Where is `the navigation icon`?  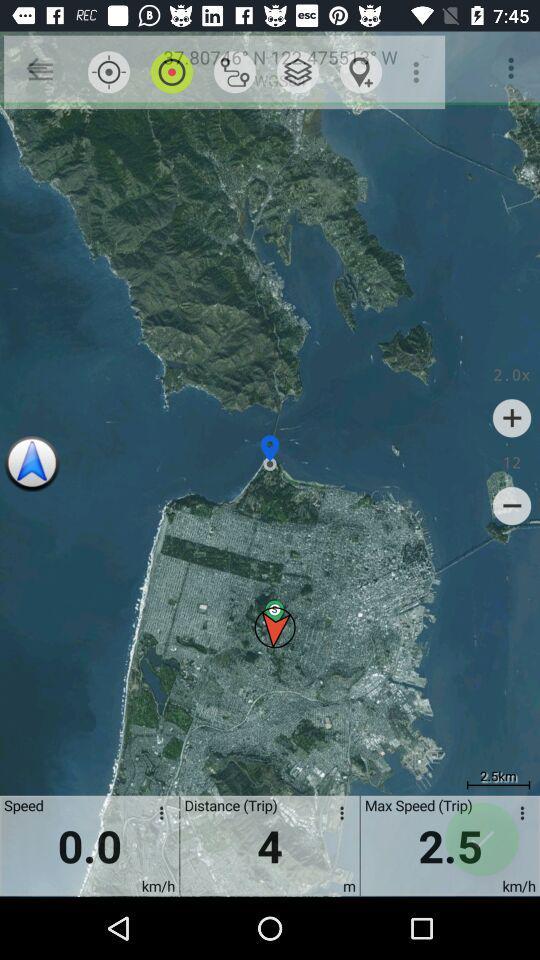 the navigation icon is located at coordinates (31, 464).